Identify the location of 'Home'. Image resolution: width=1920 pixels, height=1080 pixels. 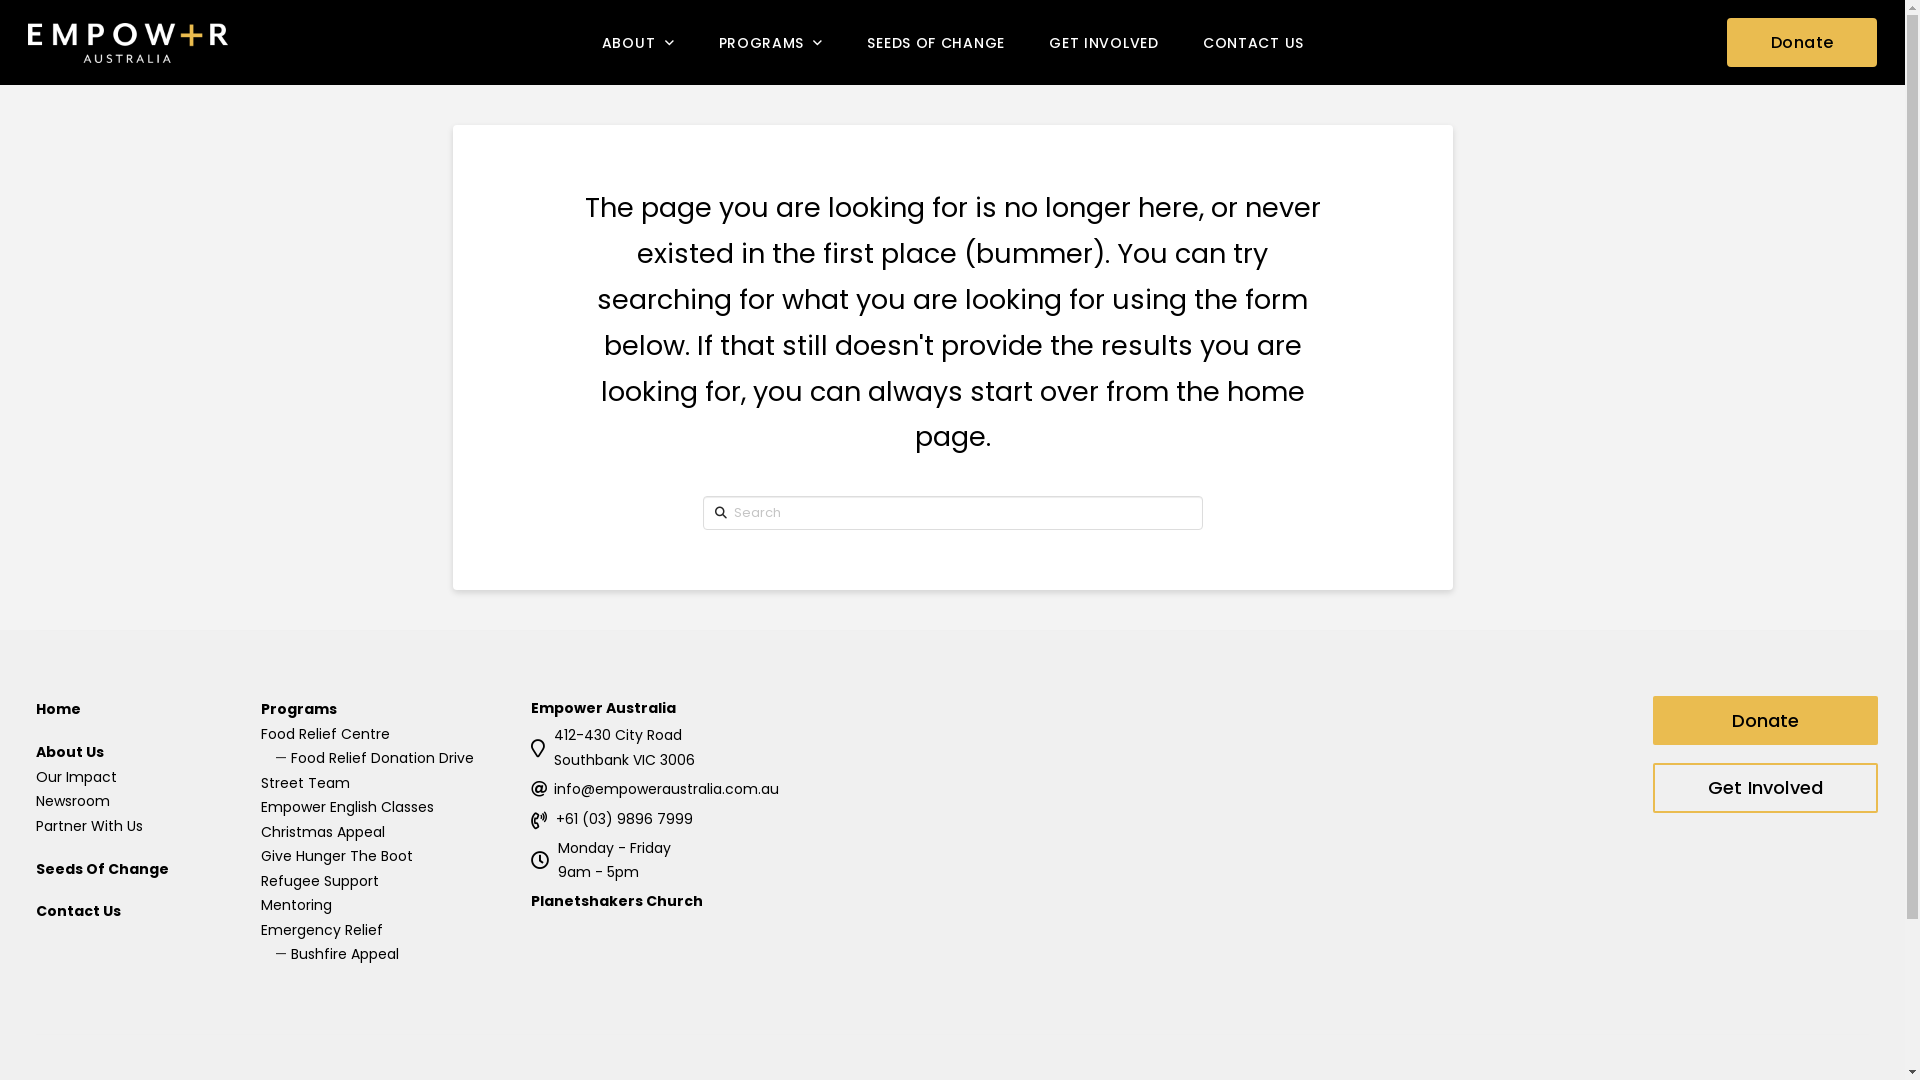
(35, 708).